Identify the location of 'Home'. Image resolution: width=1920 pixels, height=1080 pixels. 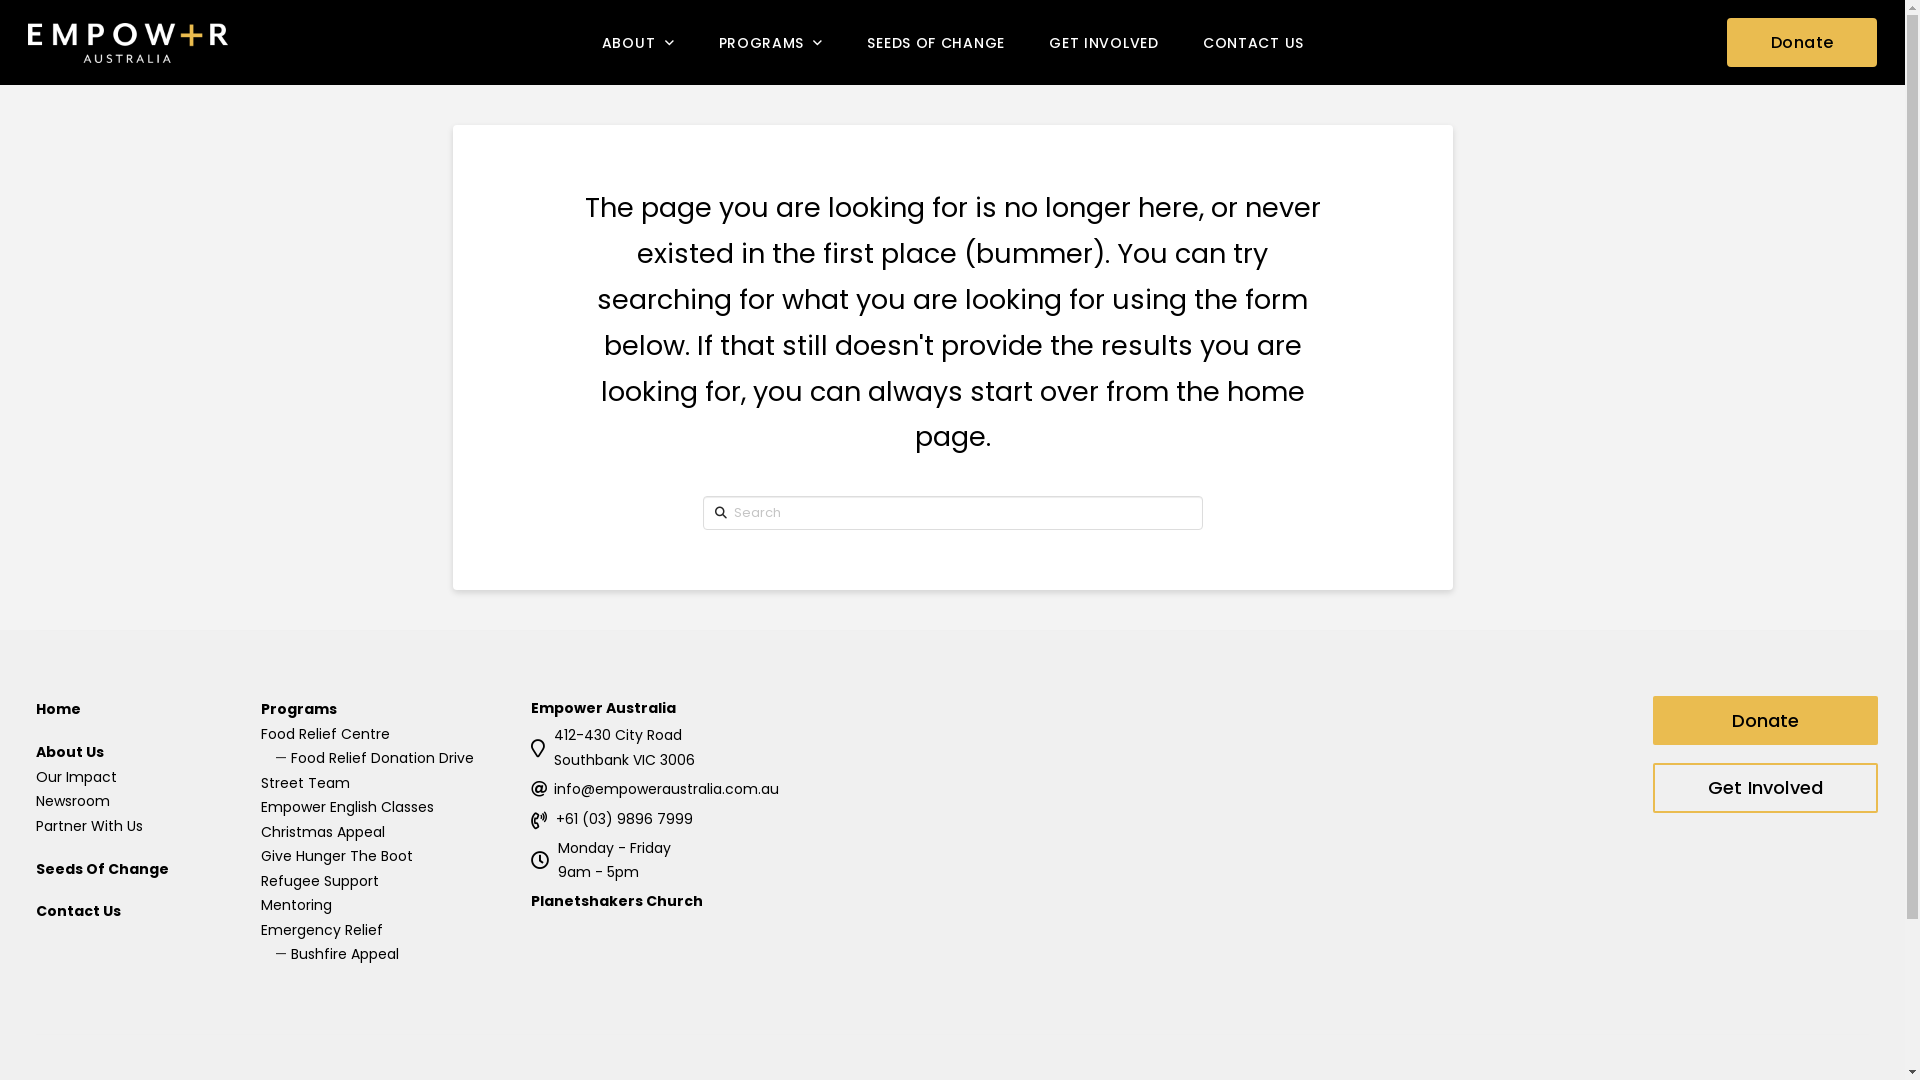
(35, 708).